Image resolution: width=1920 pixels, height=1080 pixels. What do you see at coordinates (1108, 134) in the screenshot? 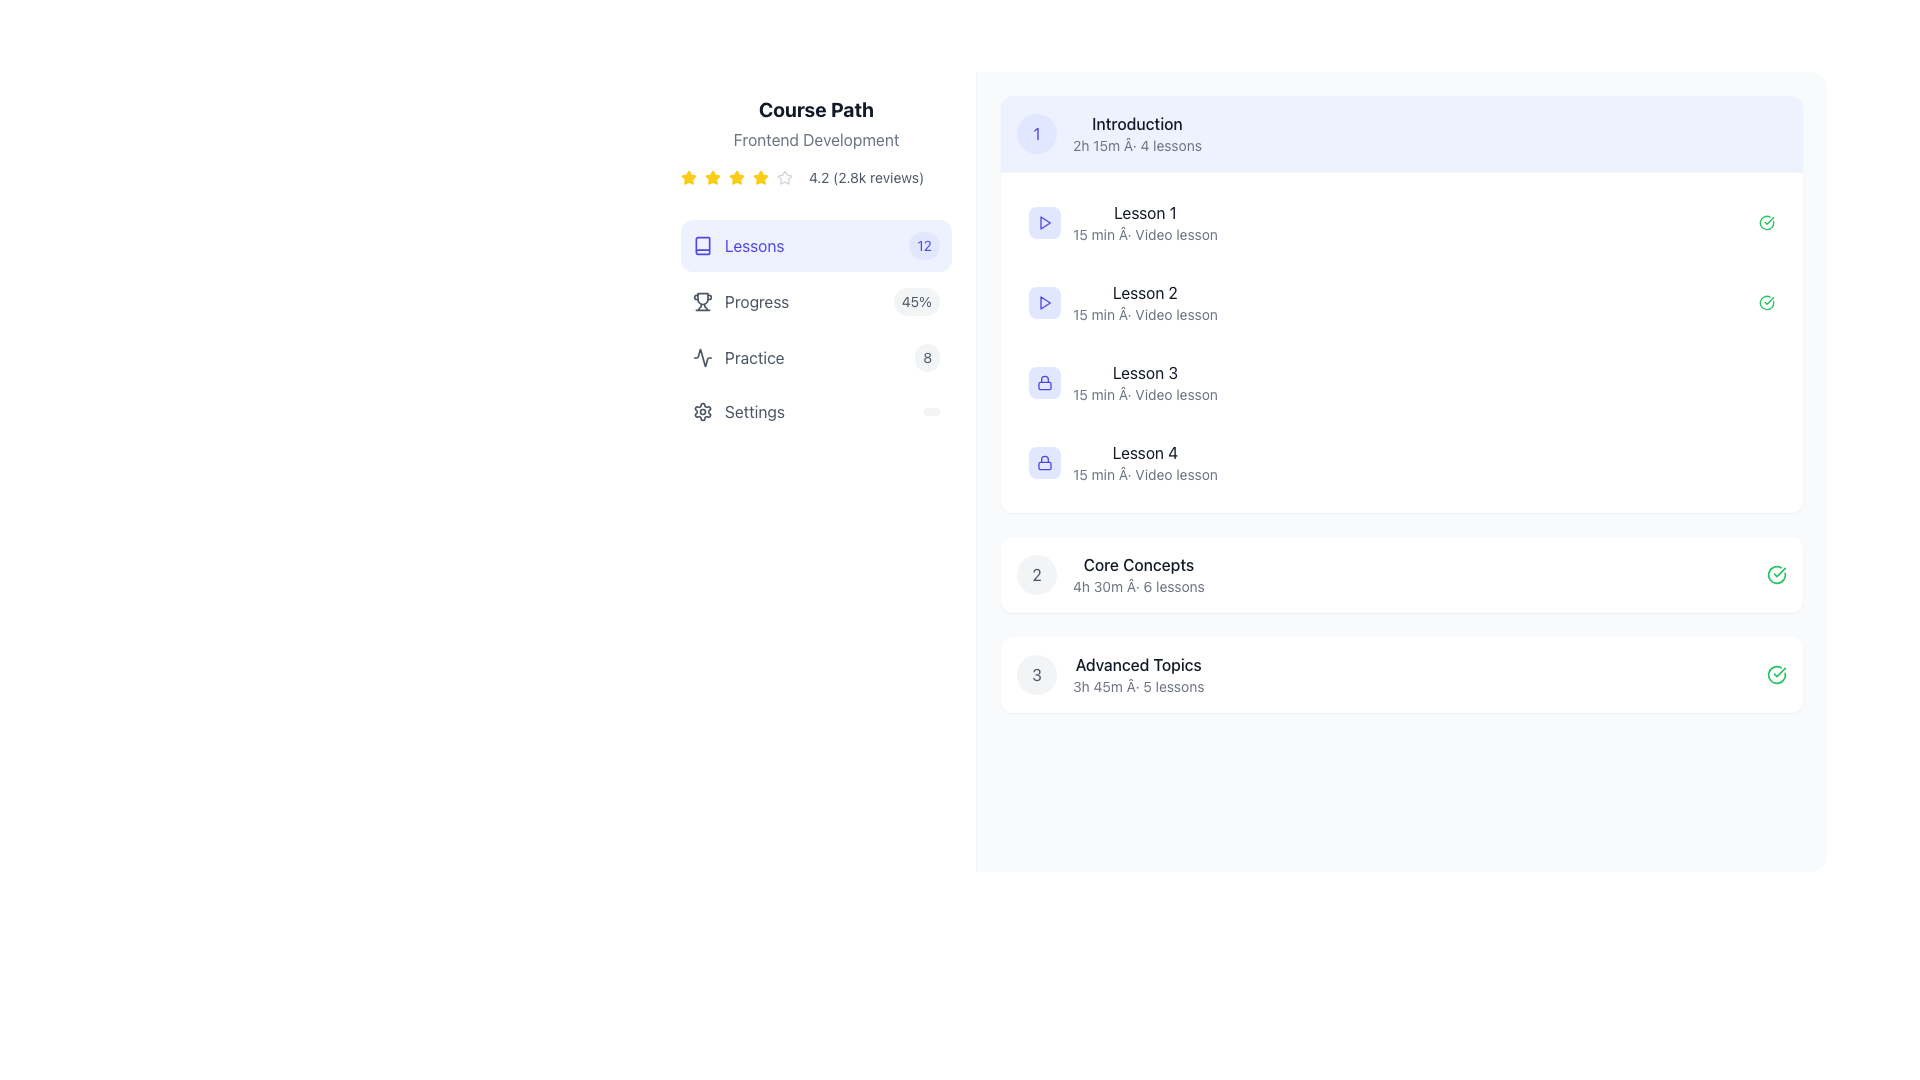
I see `the first List Item in the lesson section, which features a circular number icon with '1' and the text 'Introduction'` at bounding box center [1108, 134].